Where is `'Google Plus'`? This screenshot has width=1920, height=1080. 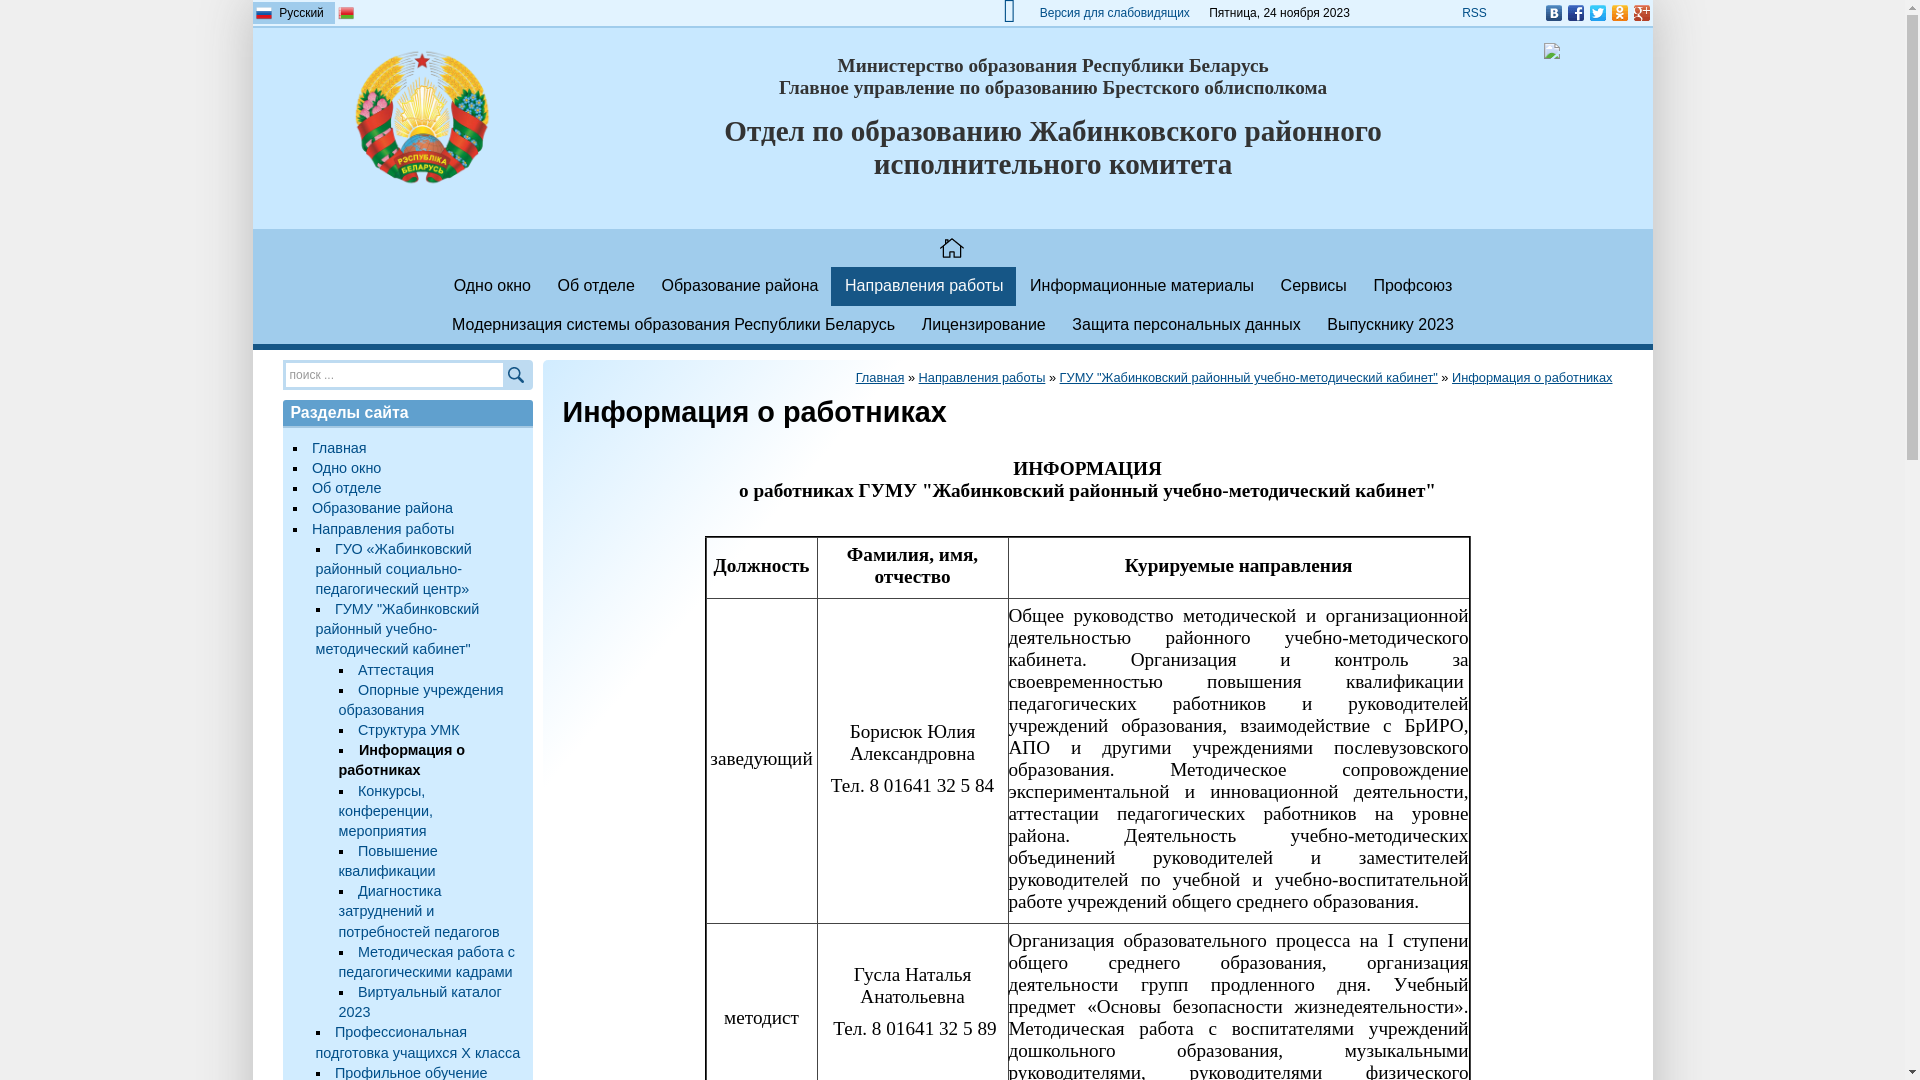 'Google Plus' is located at coordinates (1641, 12).